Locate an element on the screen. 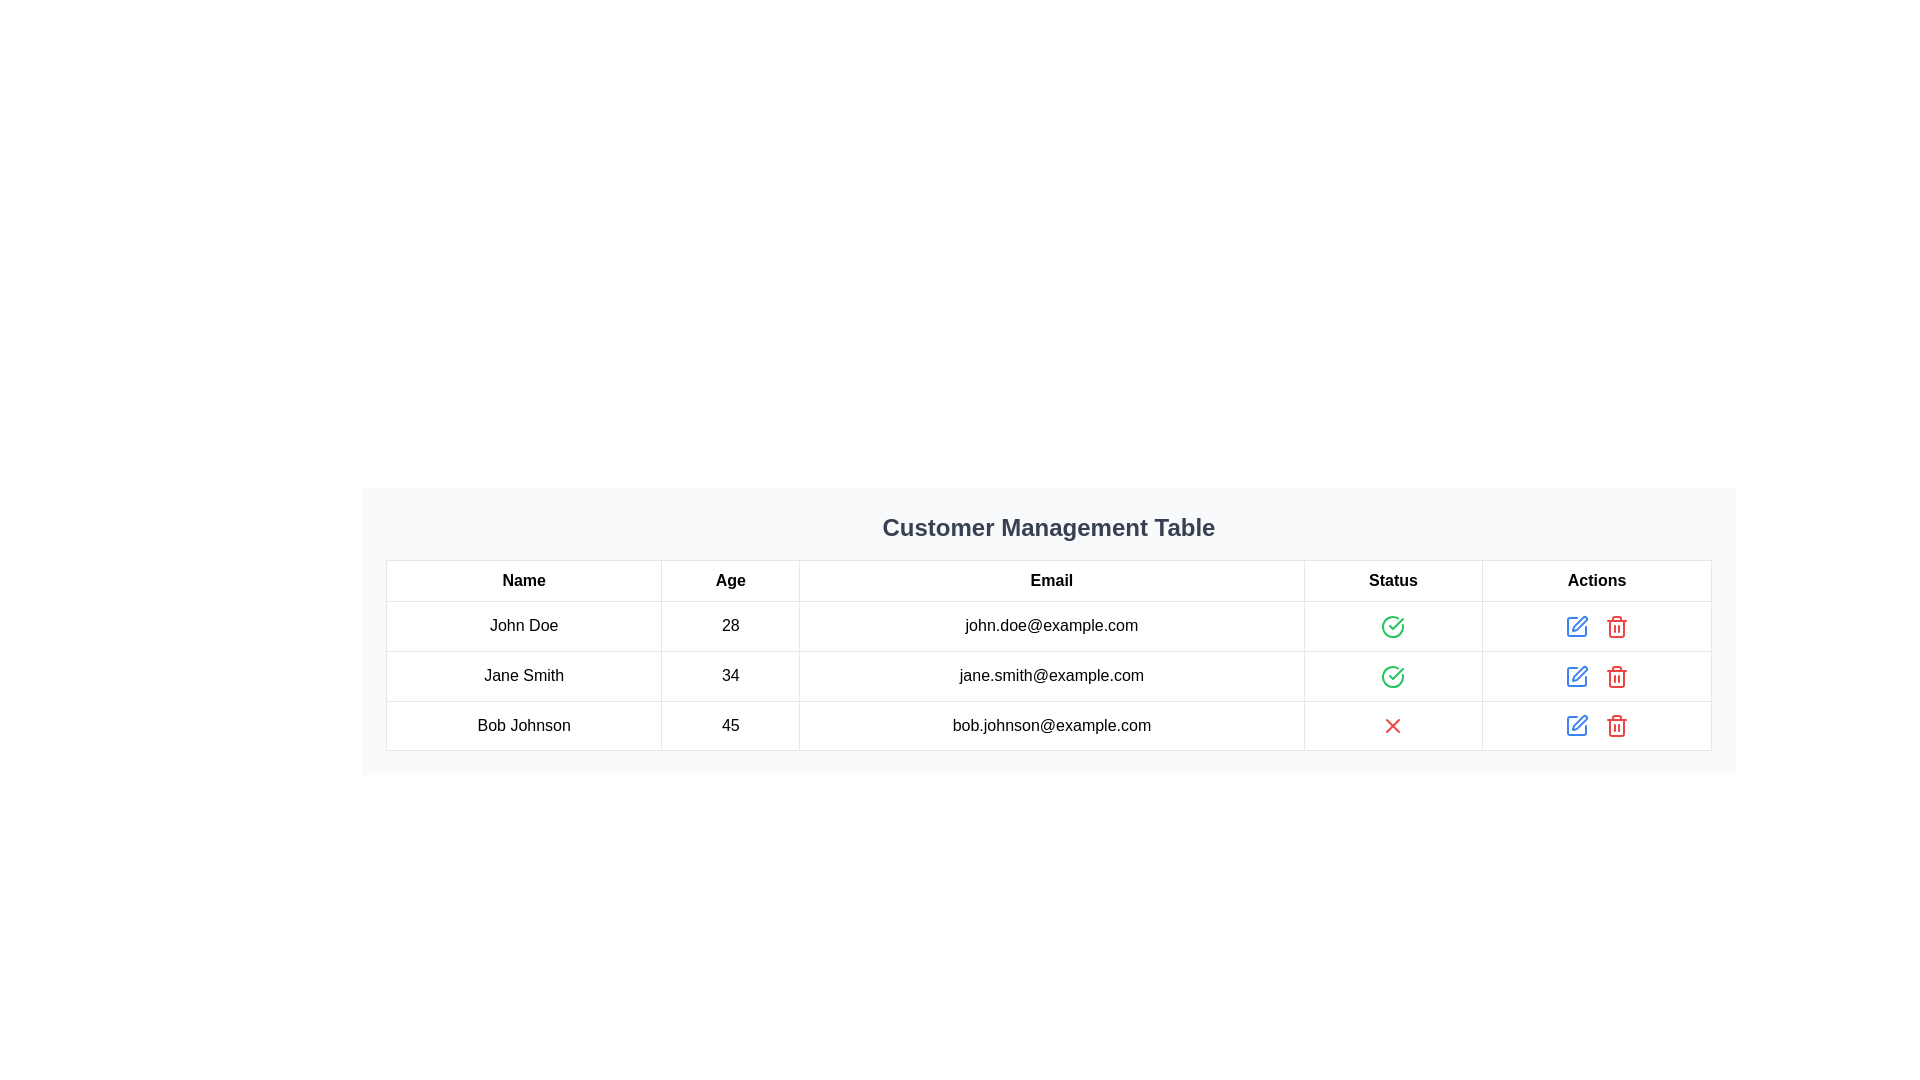 This screenshot has height=1080, width=1920. the edit icon in the Actions column of the last row of the table, associated with user Bob Johnson is located at coordinates (1579, 673).